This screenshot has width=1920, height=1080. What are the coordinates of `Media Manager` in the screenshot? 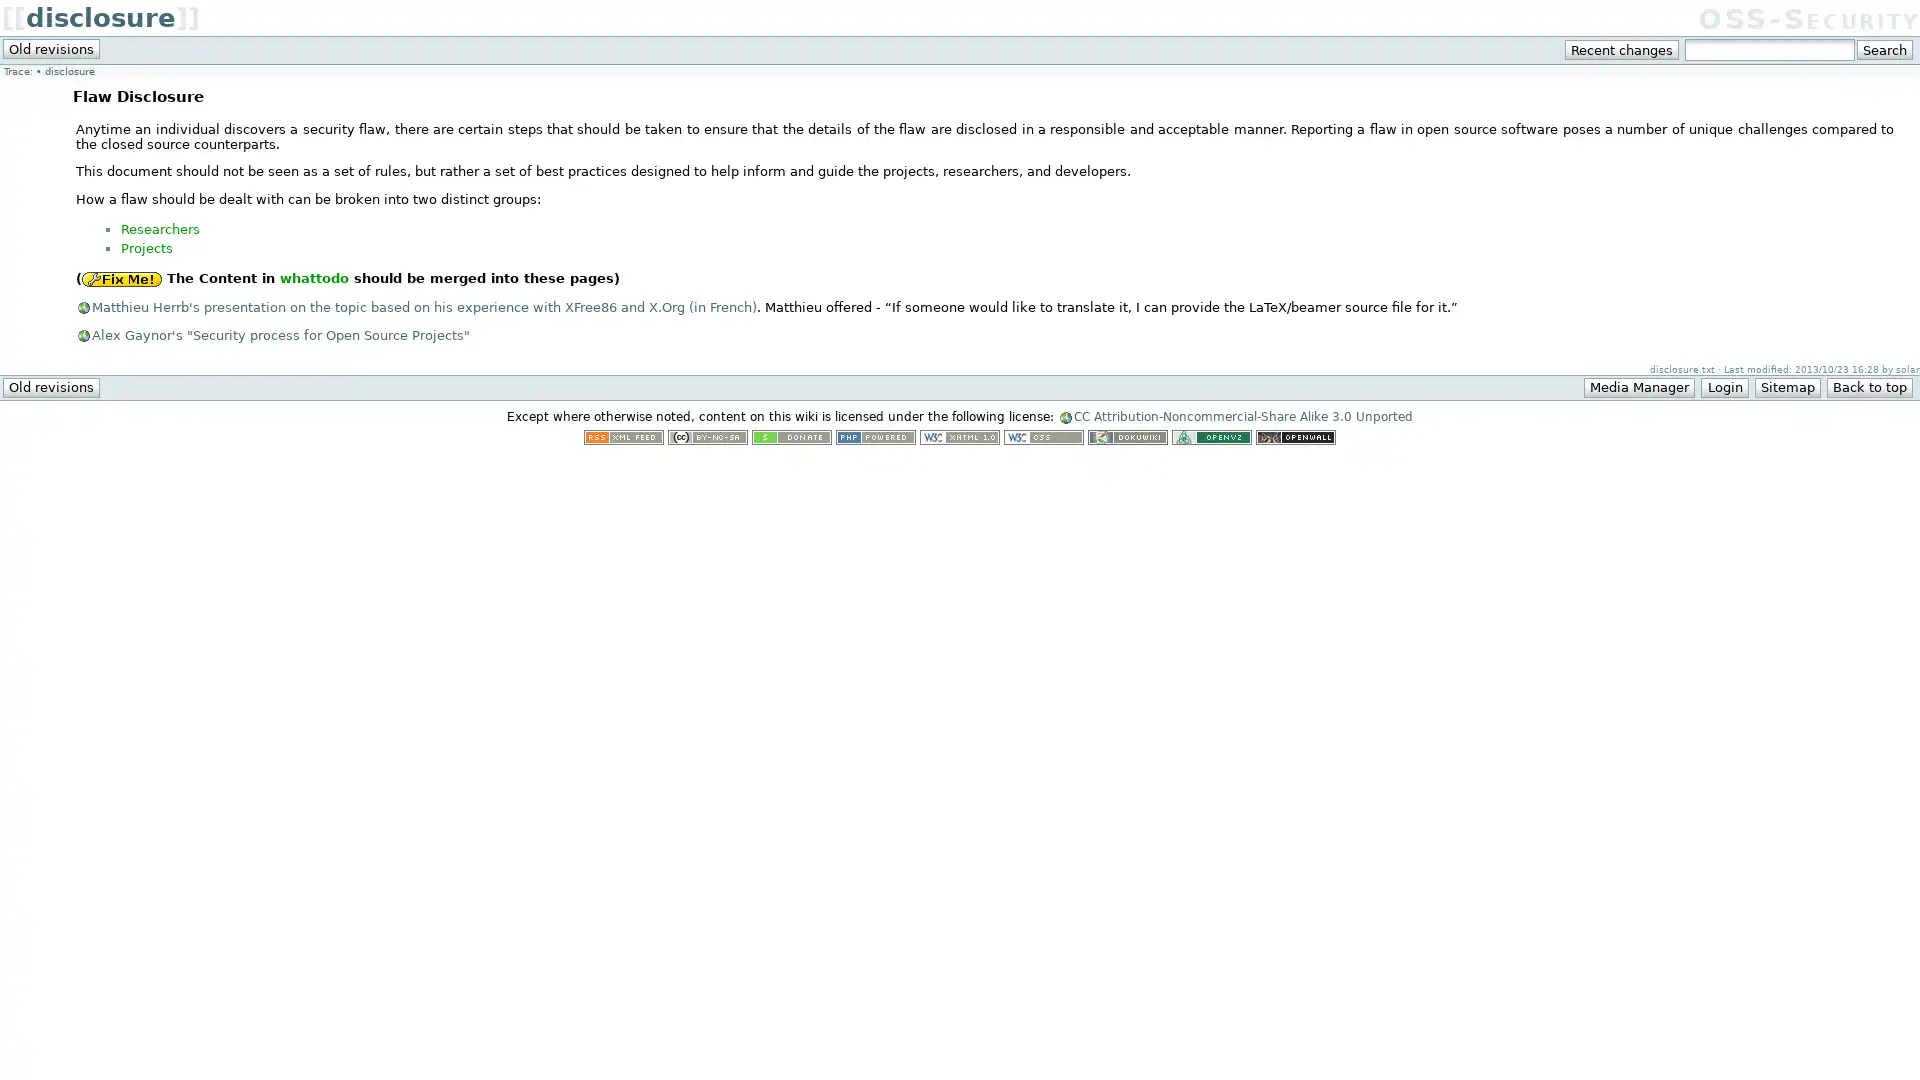 It's located at (1639, 387).